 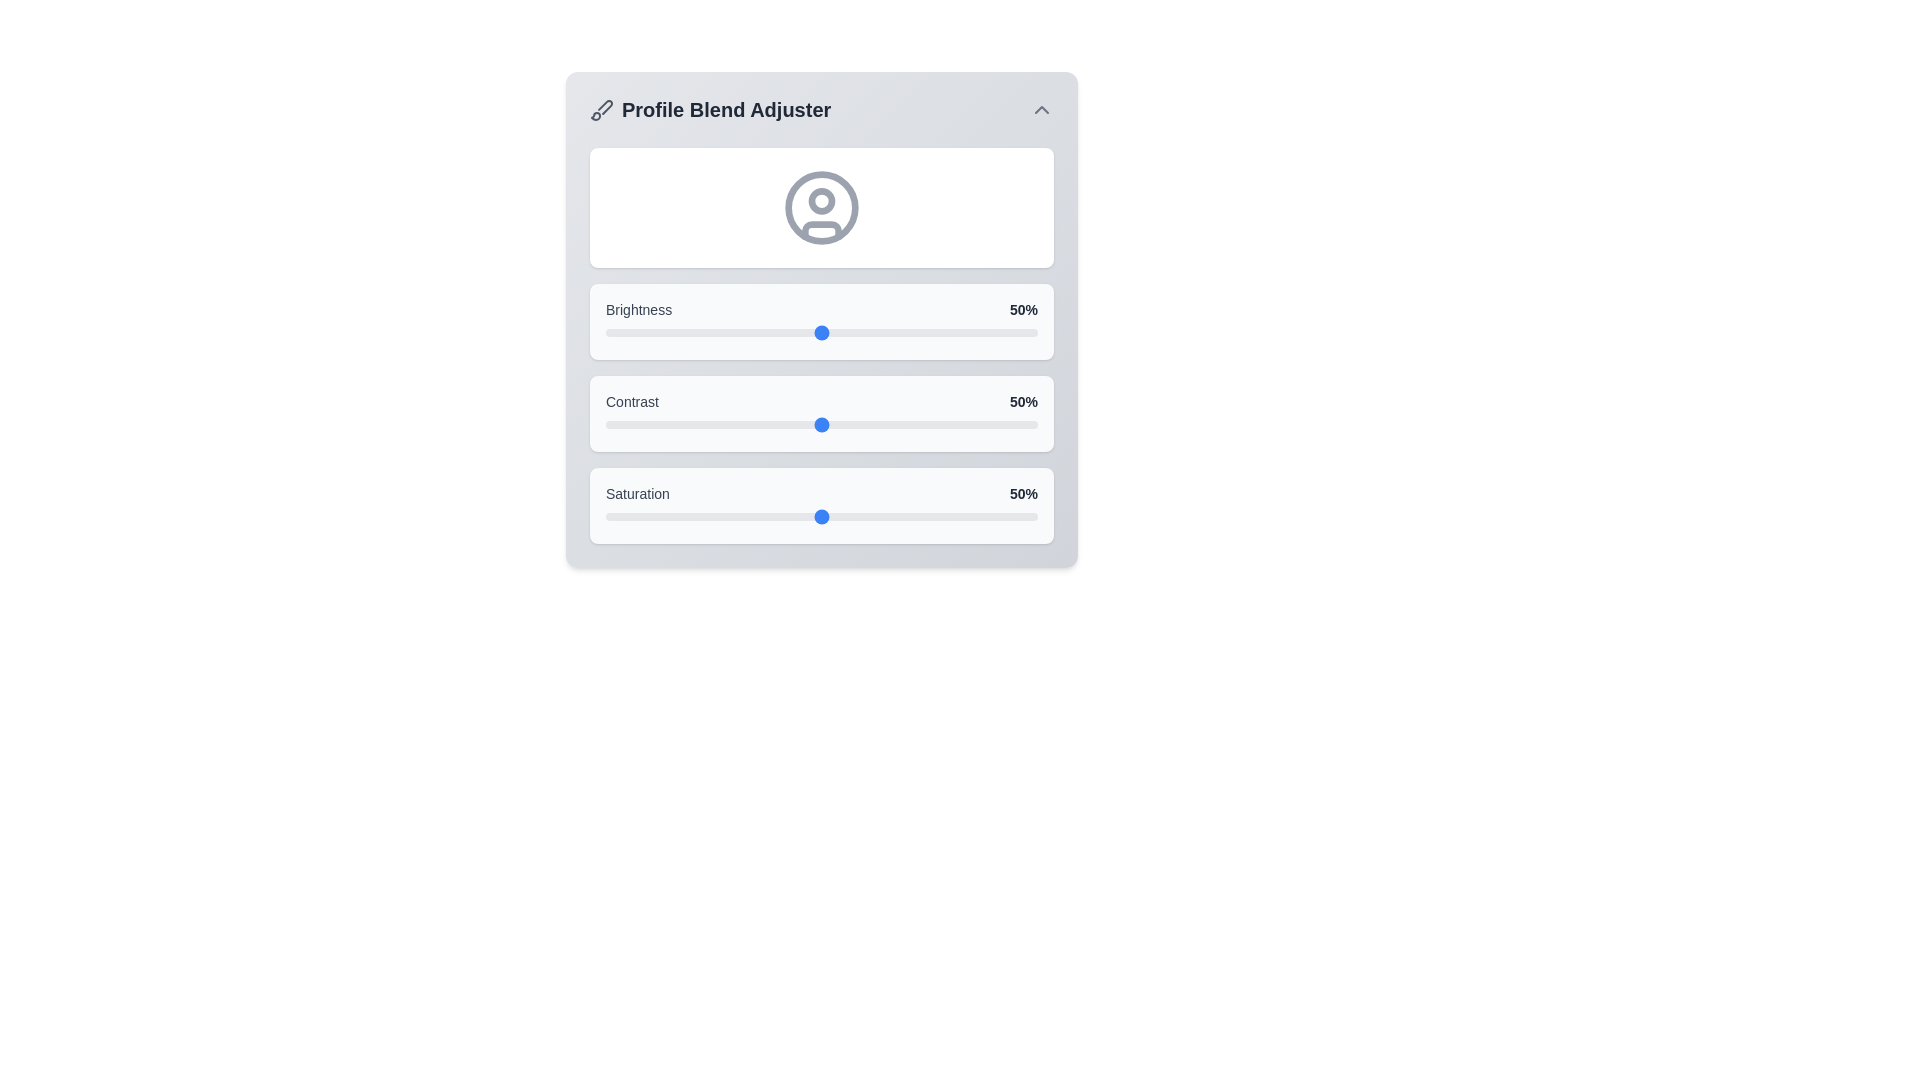 What do you see at coordinates (821, 208) in the screenshot?
I see `the outermost circular SVG graphical element of the user profile icon located below the 'Profile Blend Adjuster' header` at bounding box center [821, 208].